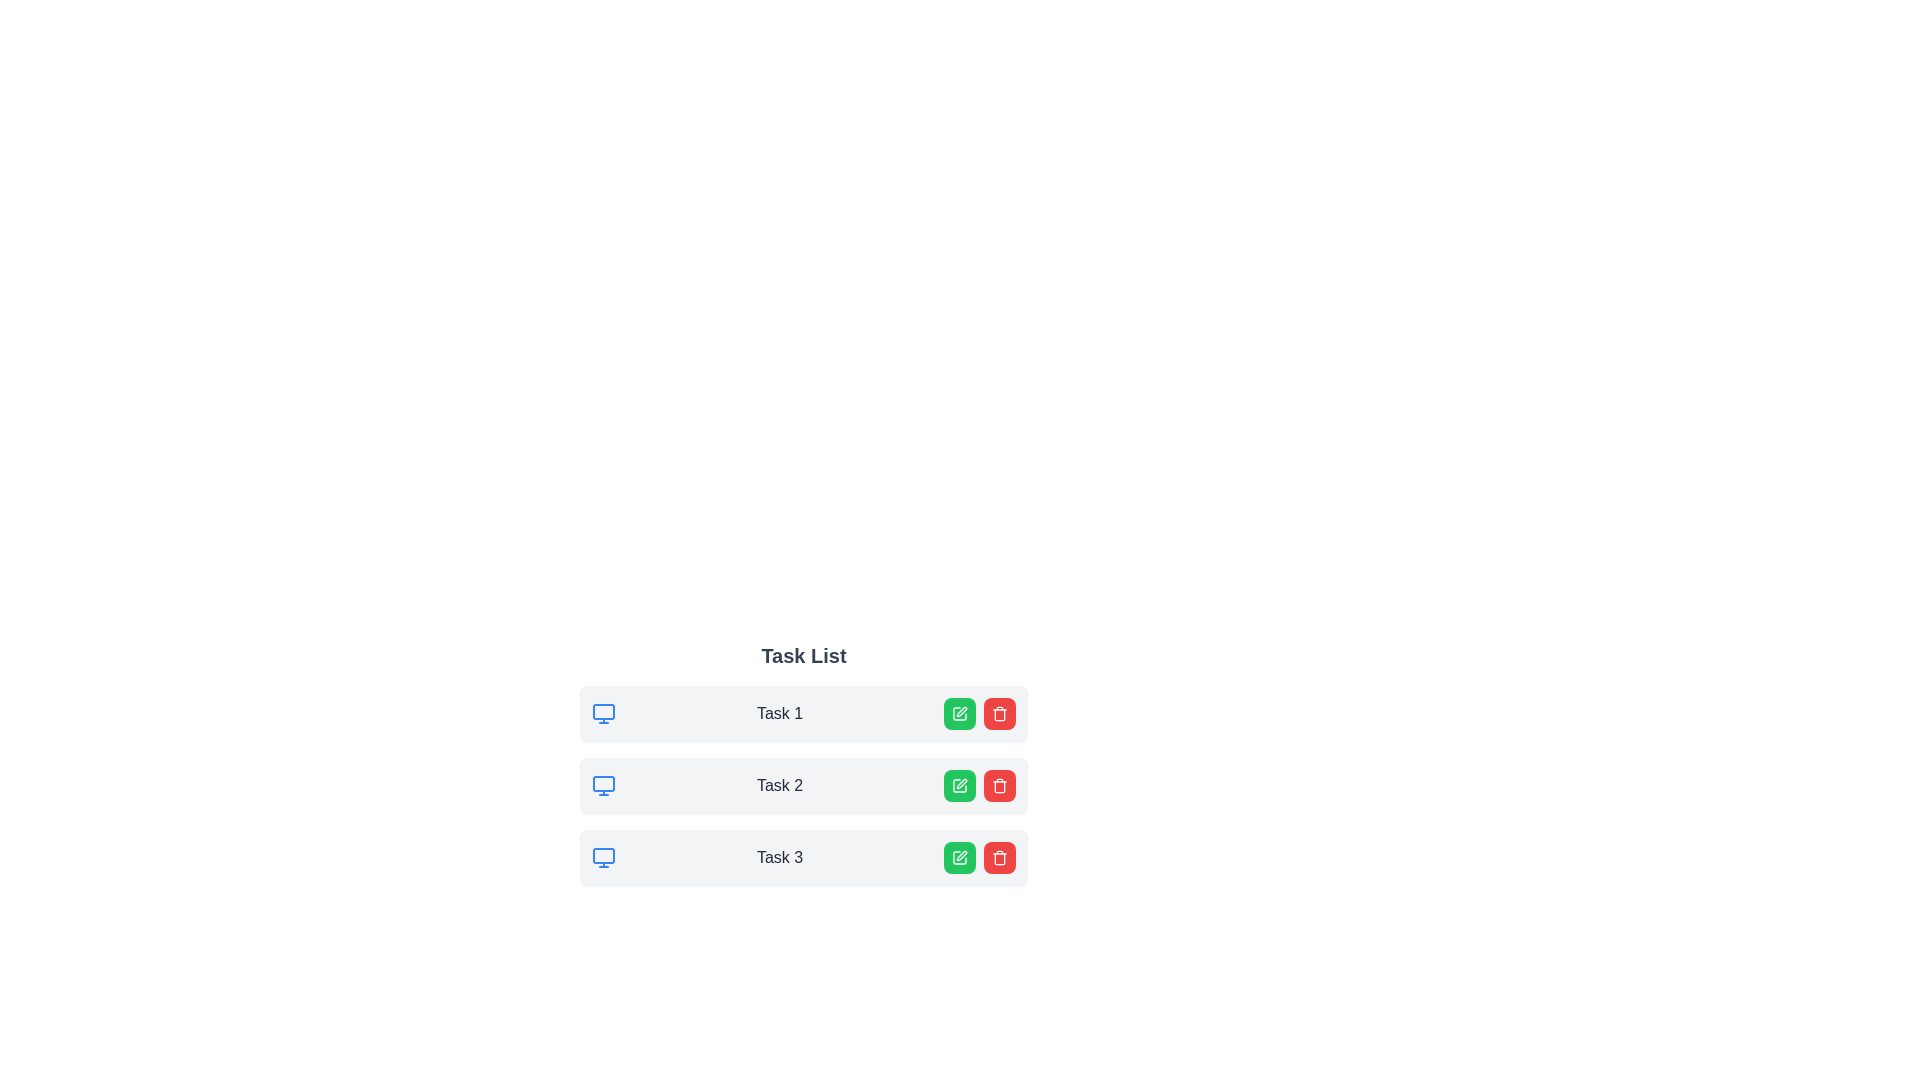 The width and height of the screenshot is (1920, 1080). I want to click on the first button in the action button group located at the far right of the row labeled 'Task 3' to initiate the edit function, so click(960, 856).